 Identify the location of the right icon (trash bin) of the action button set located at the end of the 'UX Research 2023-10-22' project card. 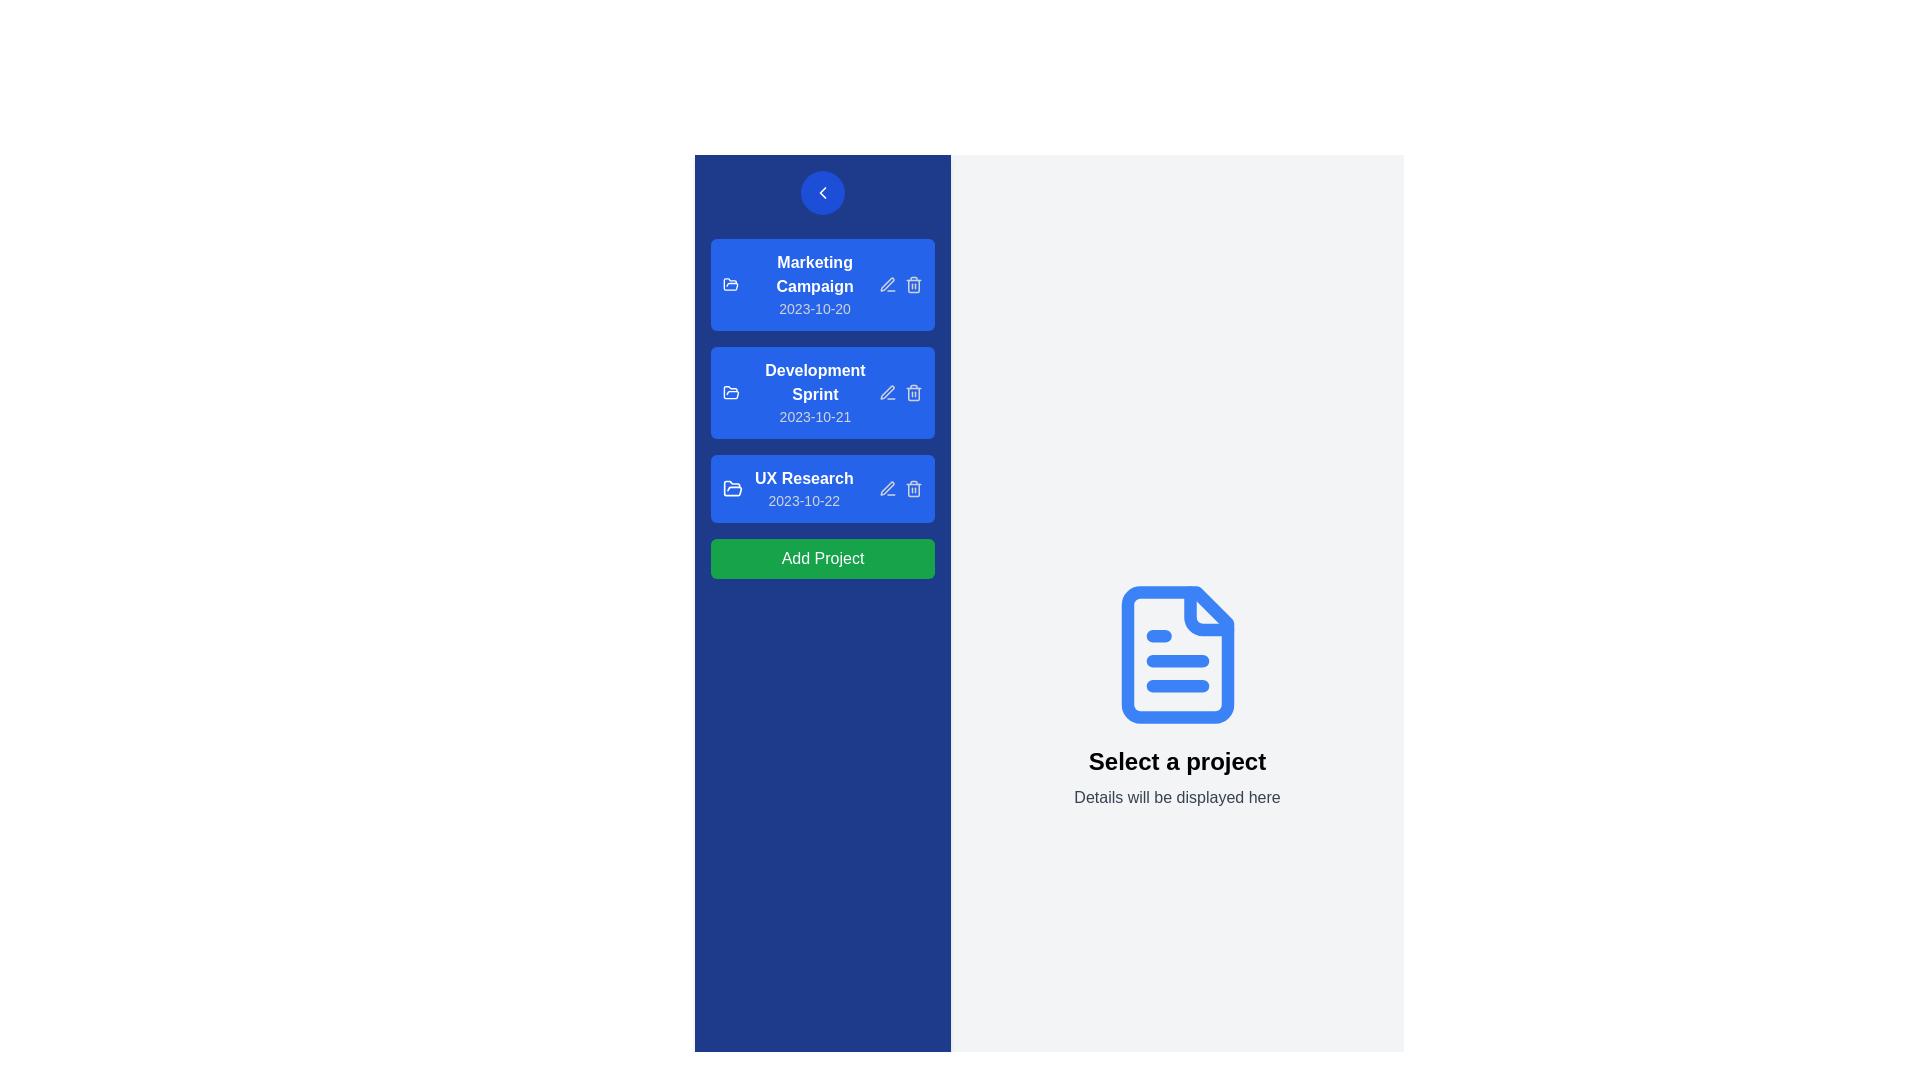
(900, 489).